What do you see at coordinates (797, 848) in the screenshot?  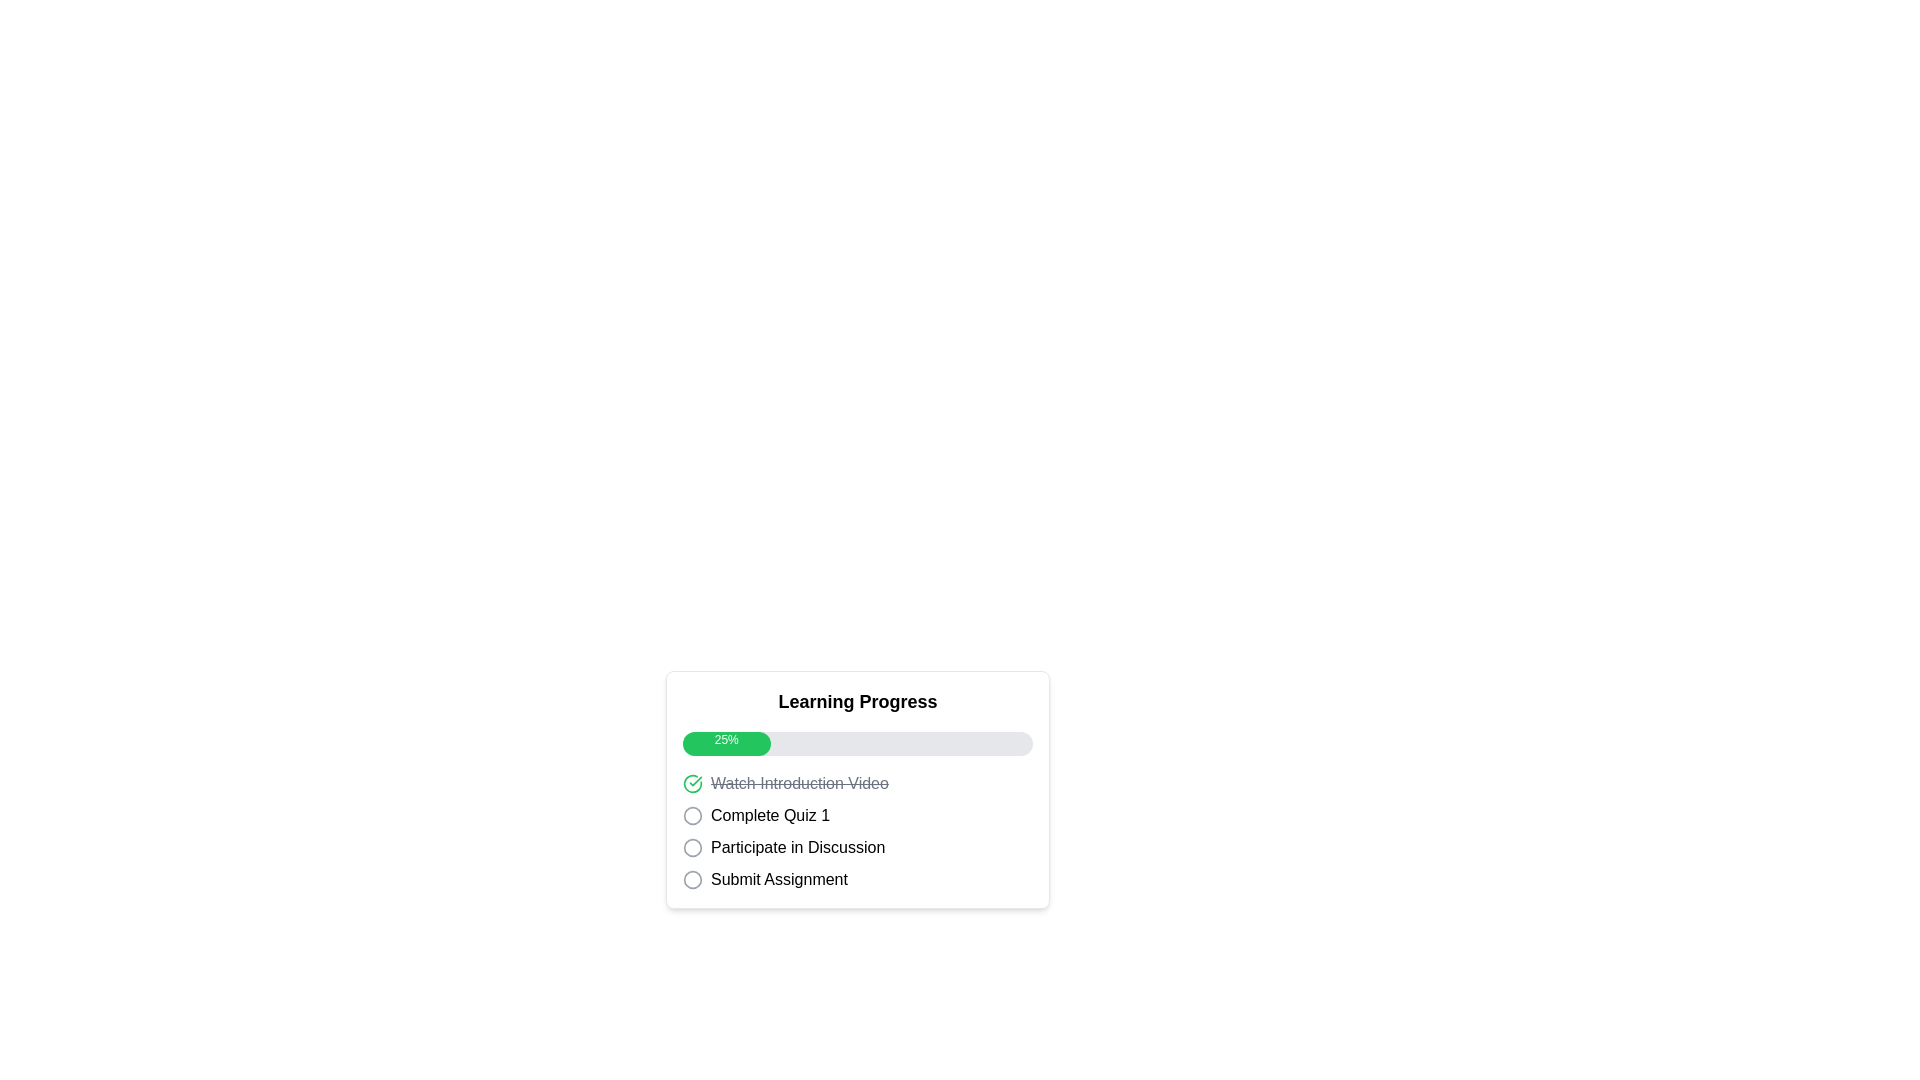 I see `the text label that indicates a task in the progress tracker, positioned between 'Complete Quiz 1' and 'Submit Assignment'` at bounding box center [797, 848].